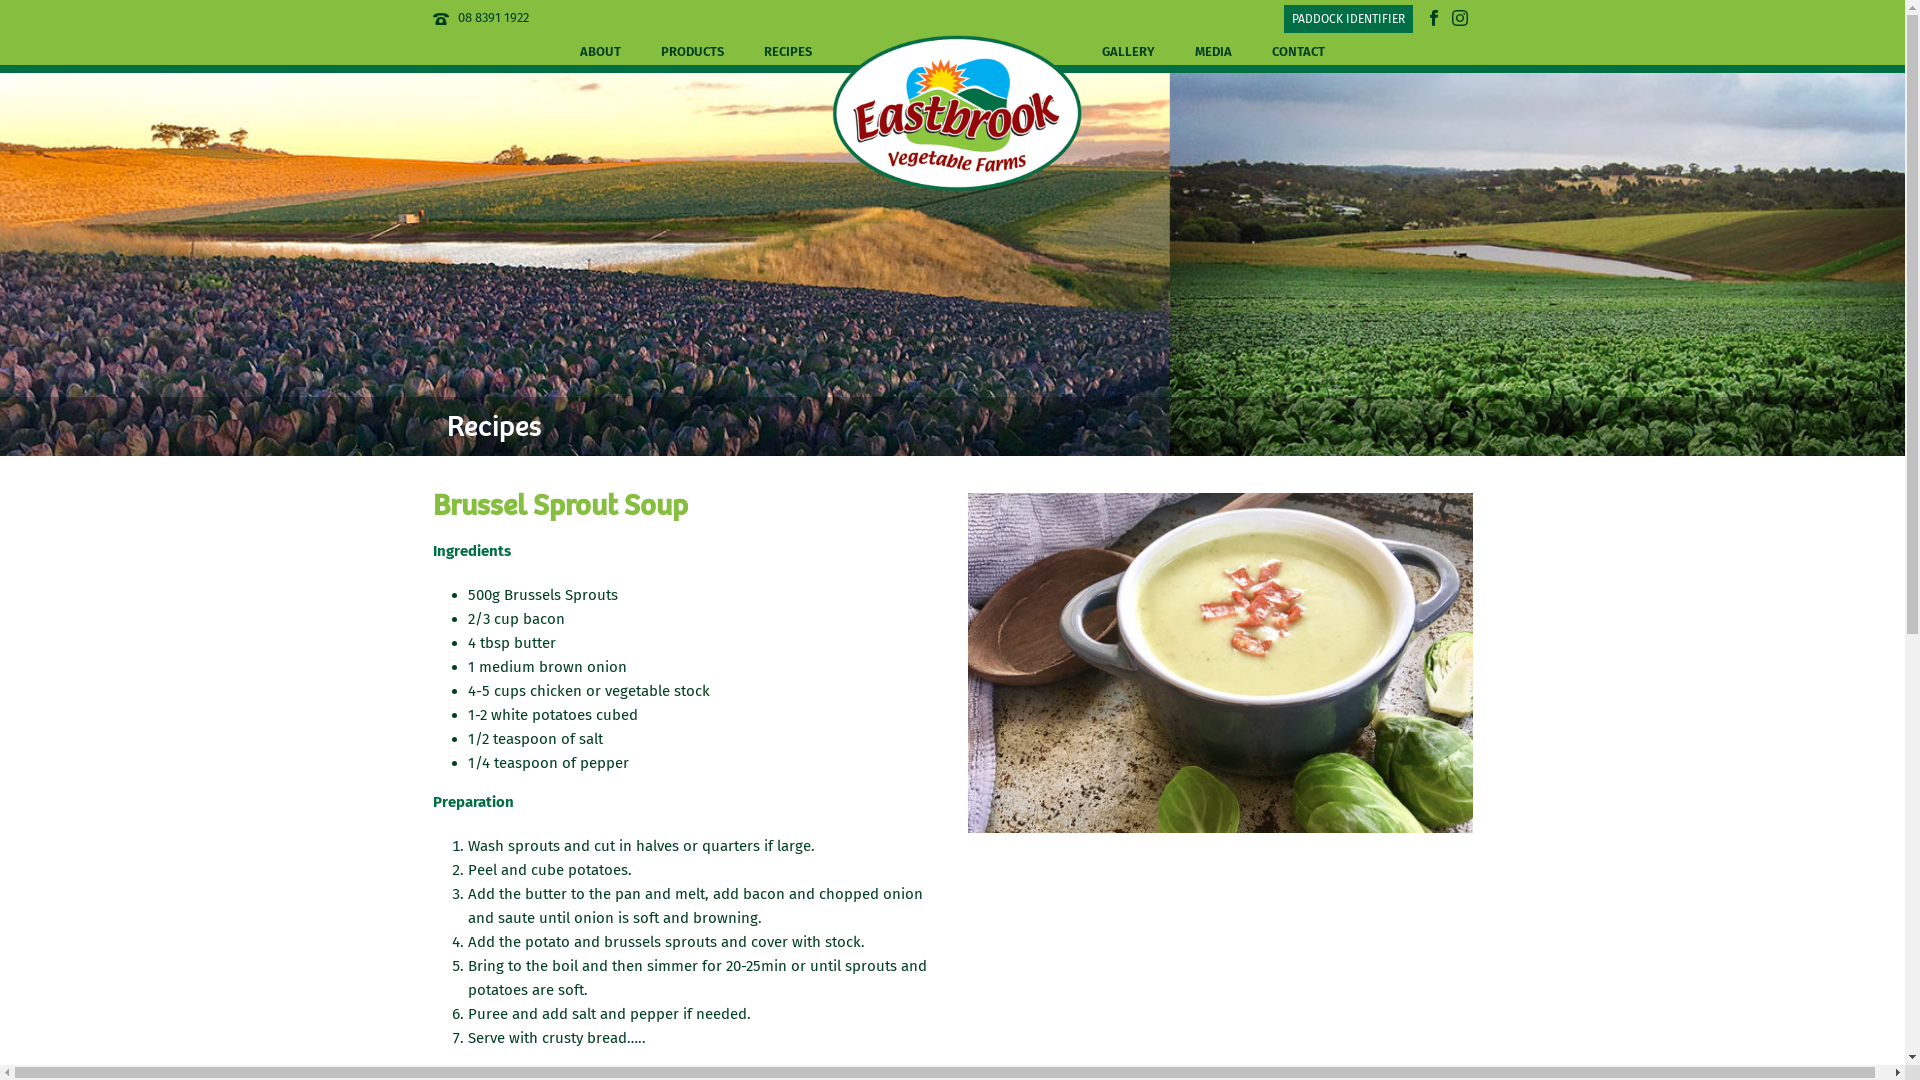 Image resolution: width=1920 pixels, height=1080 pixels. I want to click on 'GALLERY', so click(1128, 49).